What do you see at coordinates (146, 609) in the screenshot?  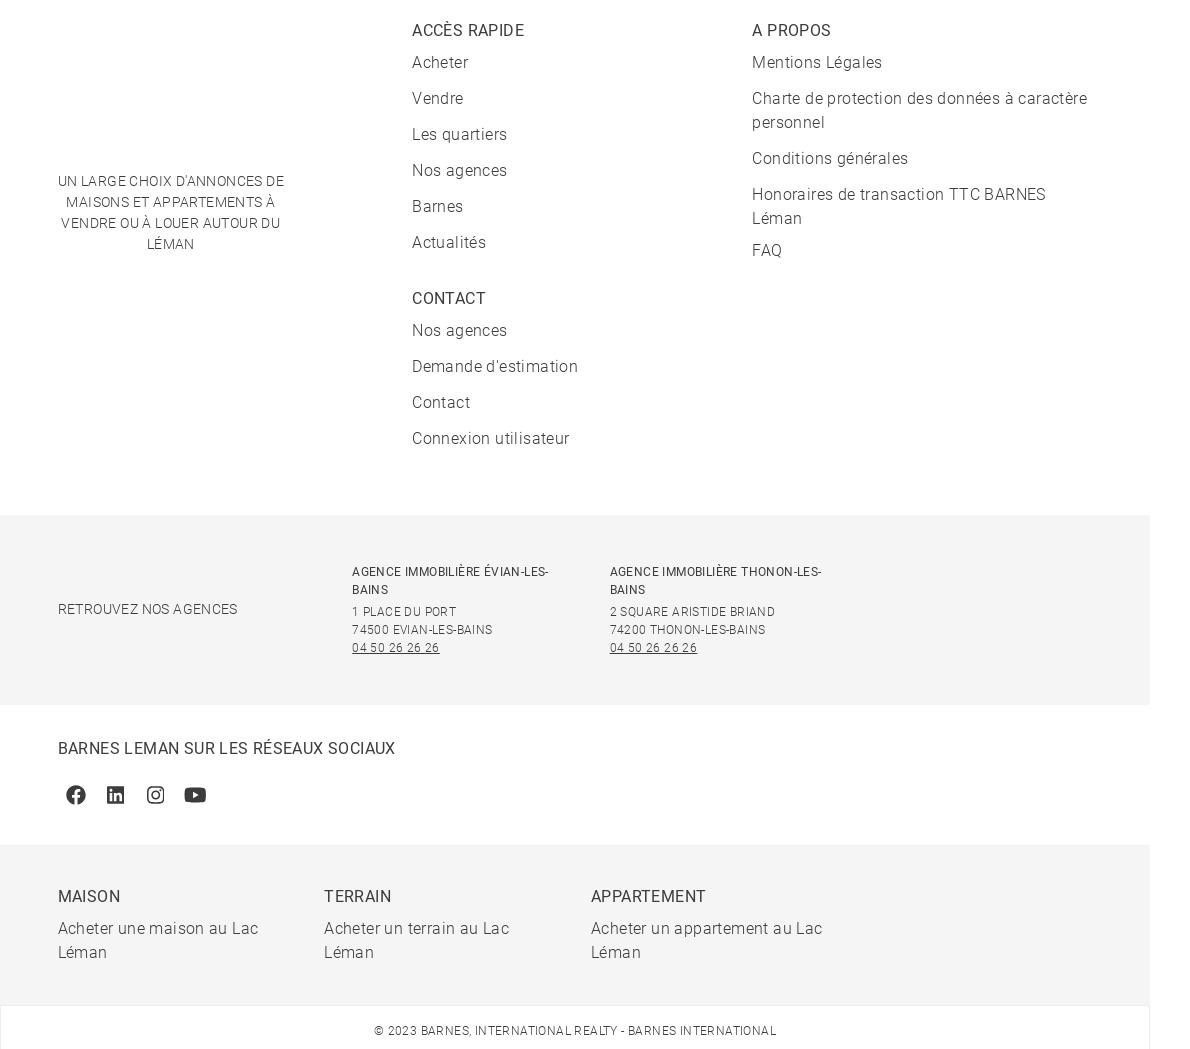 I see `'Retrouvez nos agences'` at bounding box center [146, 609].